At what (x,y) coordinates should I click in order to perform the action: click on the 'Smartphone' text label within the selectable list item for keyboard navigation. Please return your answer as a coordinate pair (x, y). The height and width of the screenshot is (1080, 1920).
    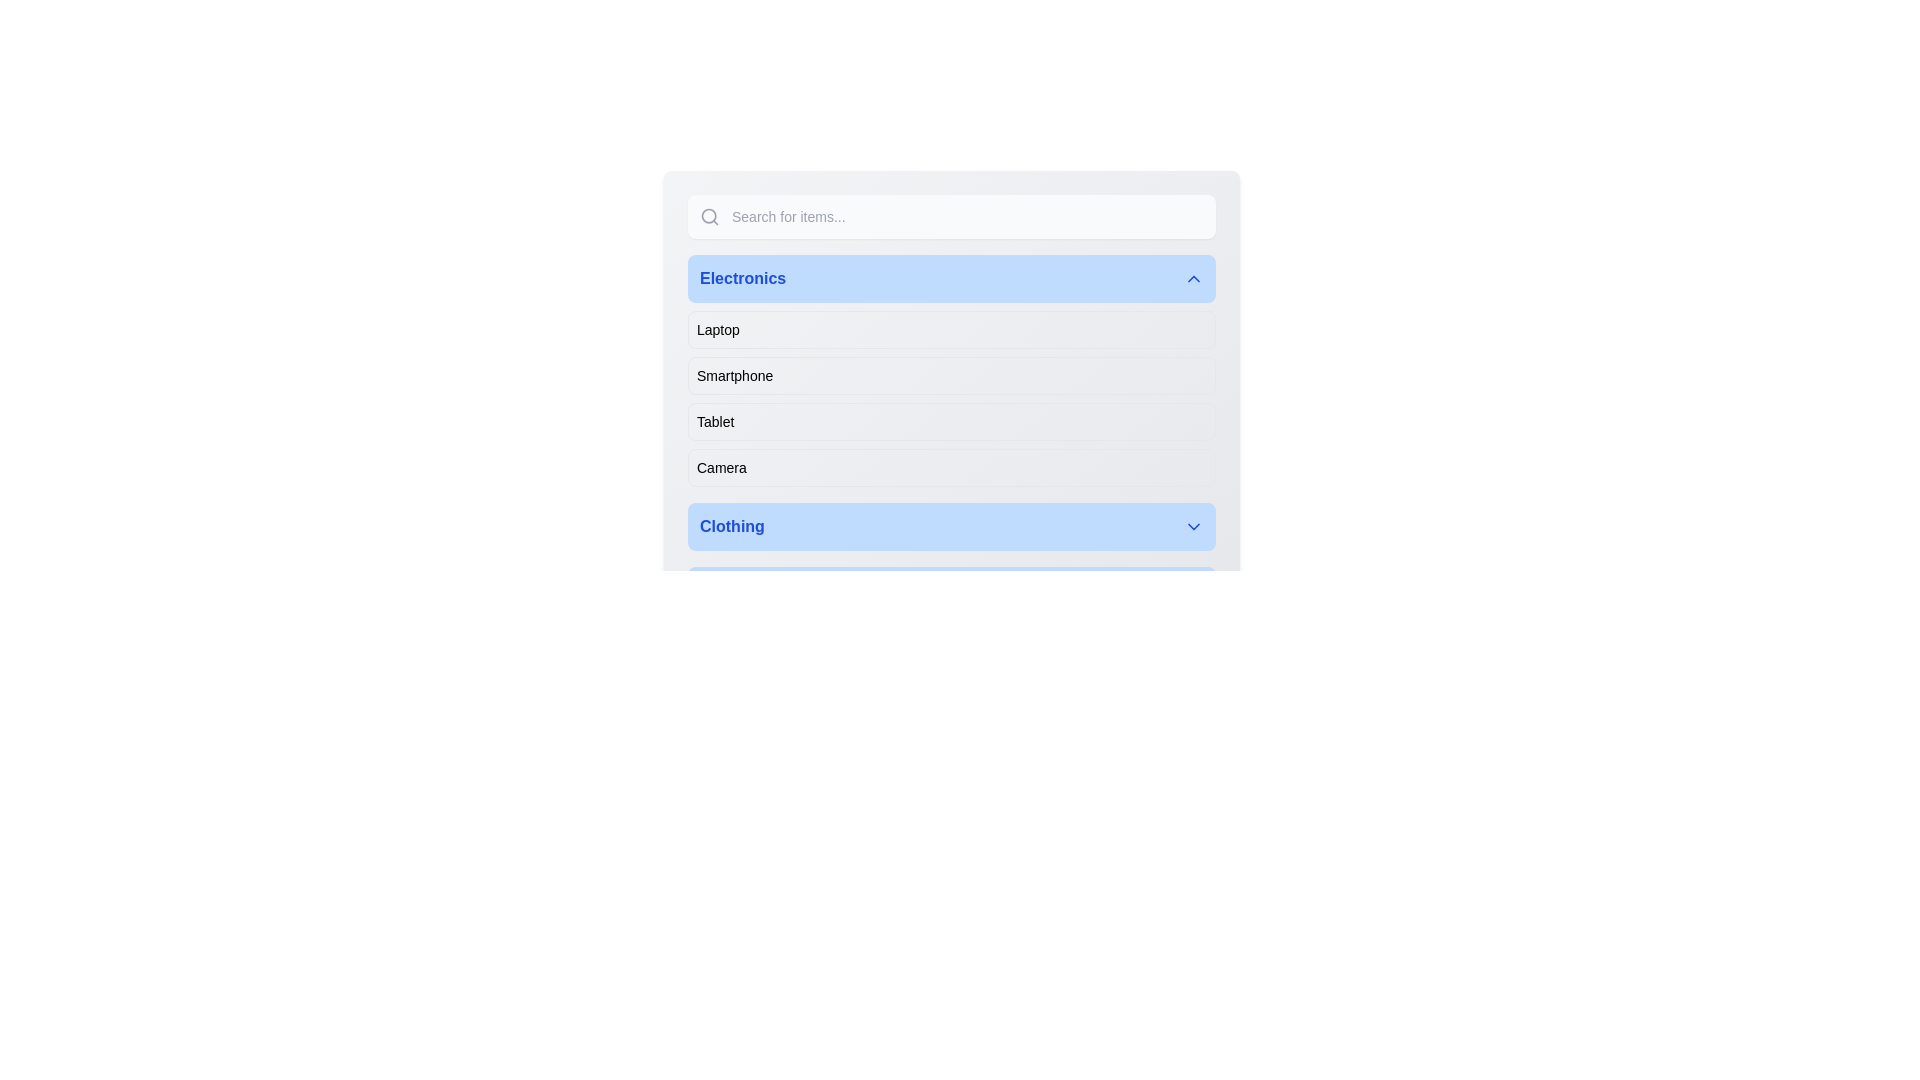
    Looking at the image, I should click on (734, 375).